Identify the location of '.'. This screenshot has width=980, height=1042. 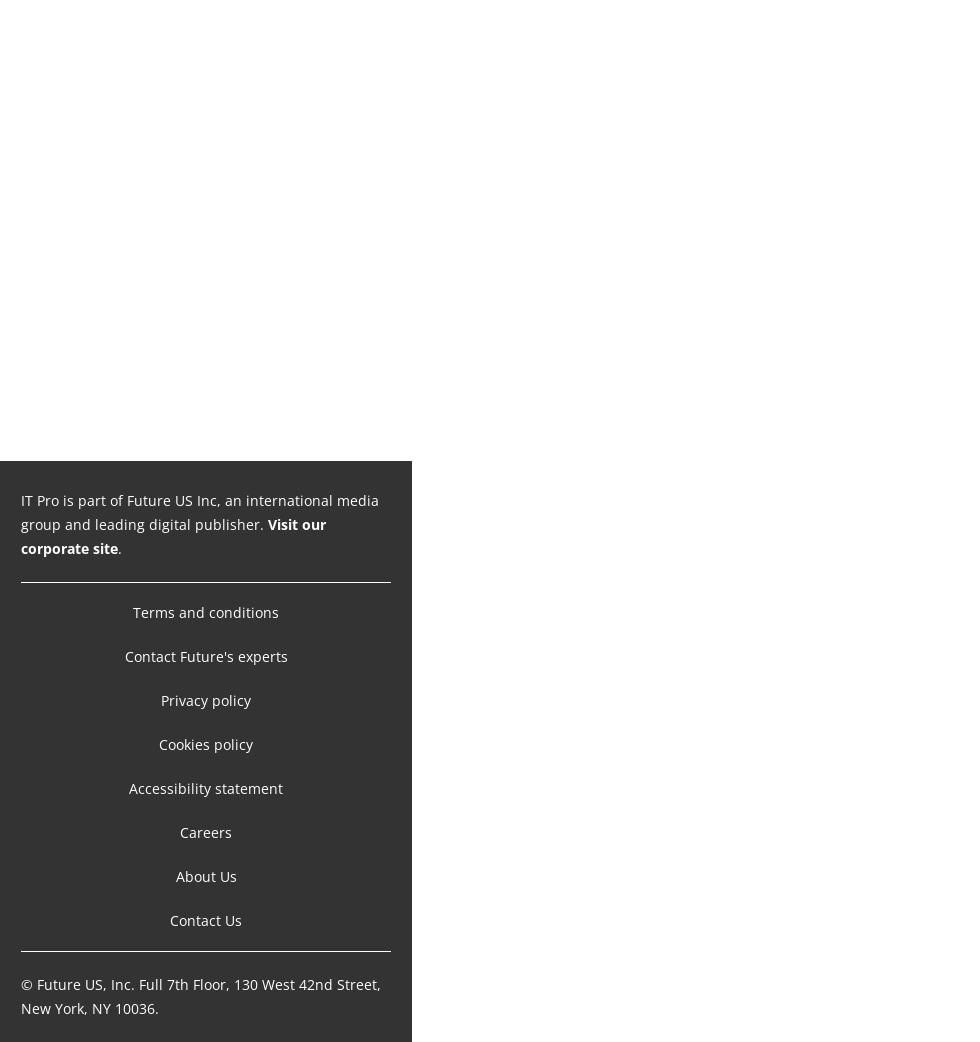
(119, 547).